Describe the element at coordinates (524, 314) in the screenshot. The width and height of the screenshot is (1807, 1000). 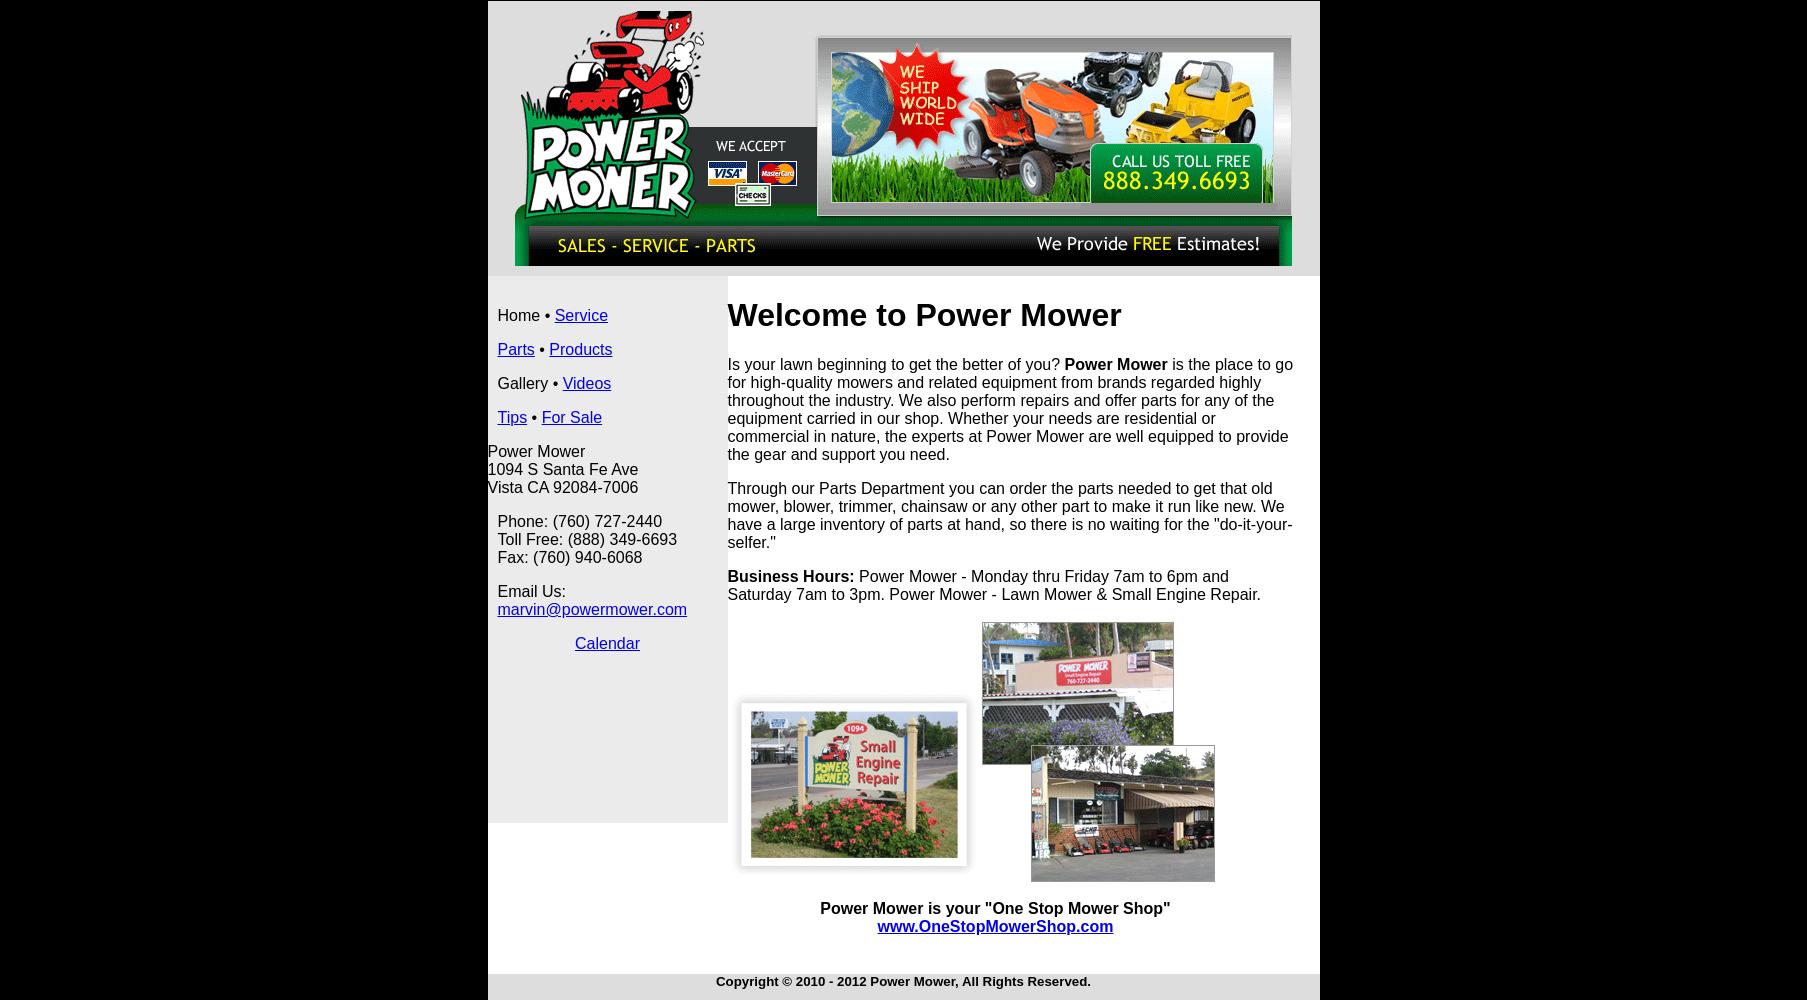
I see `'Home •'` at that location.